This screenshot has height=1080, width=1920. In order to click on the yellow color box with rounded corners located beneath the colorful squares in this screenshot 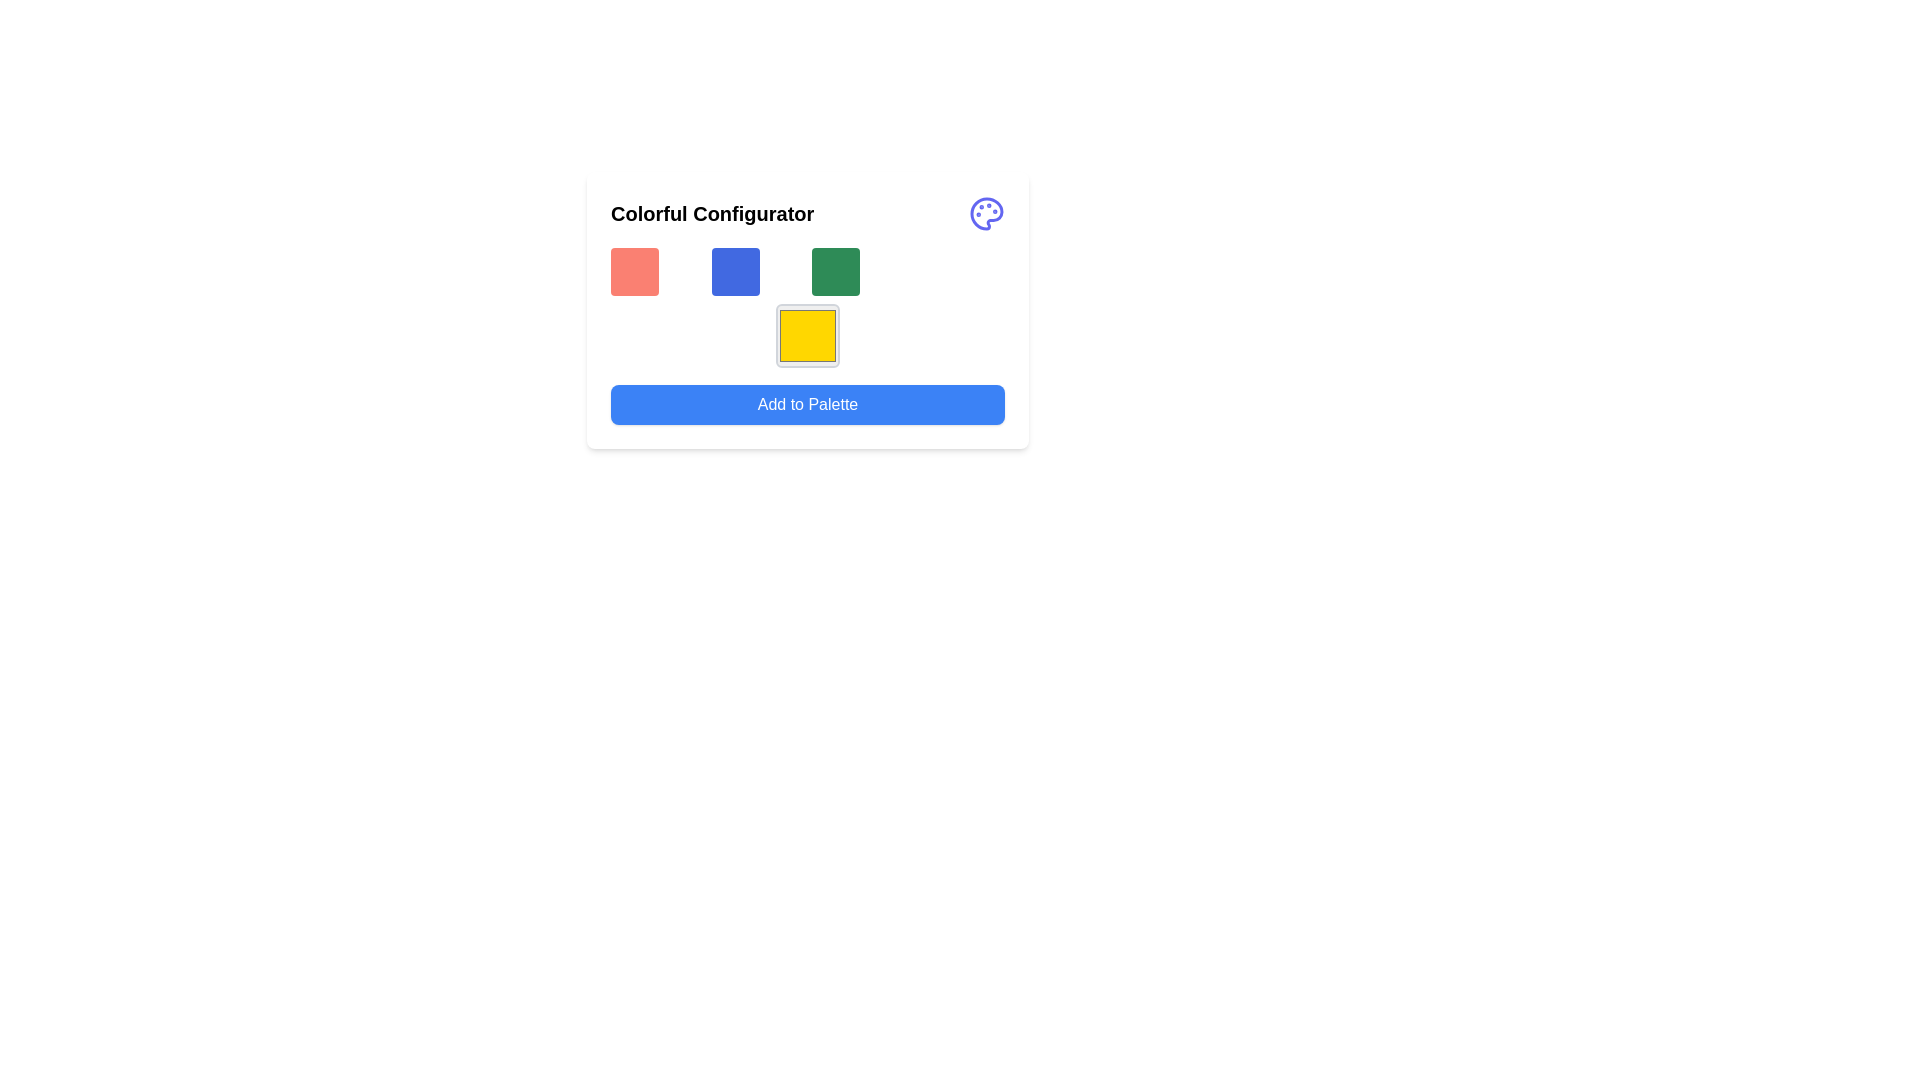, I will do `click(807, 308)`.